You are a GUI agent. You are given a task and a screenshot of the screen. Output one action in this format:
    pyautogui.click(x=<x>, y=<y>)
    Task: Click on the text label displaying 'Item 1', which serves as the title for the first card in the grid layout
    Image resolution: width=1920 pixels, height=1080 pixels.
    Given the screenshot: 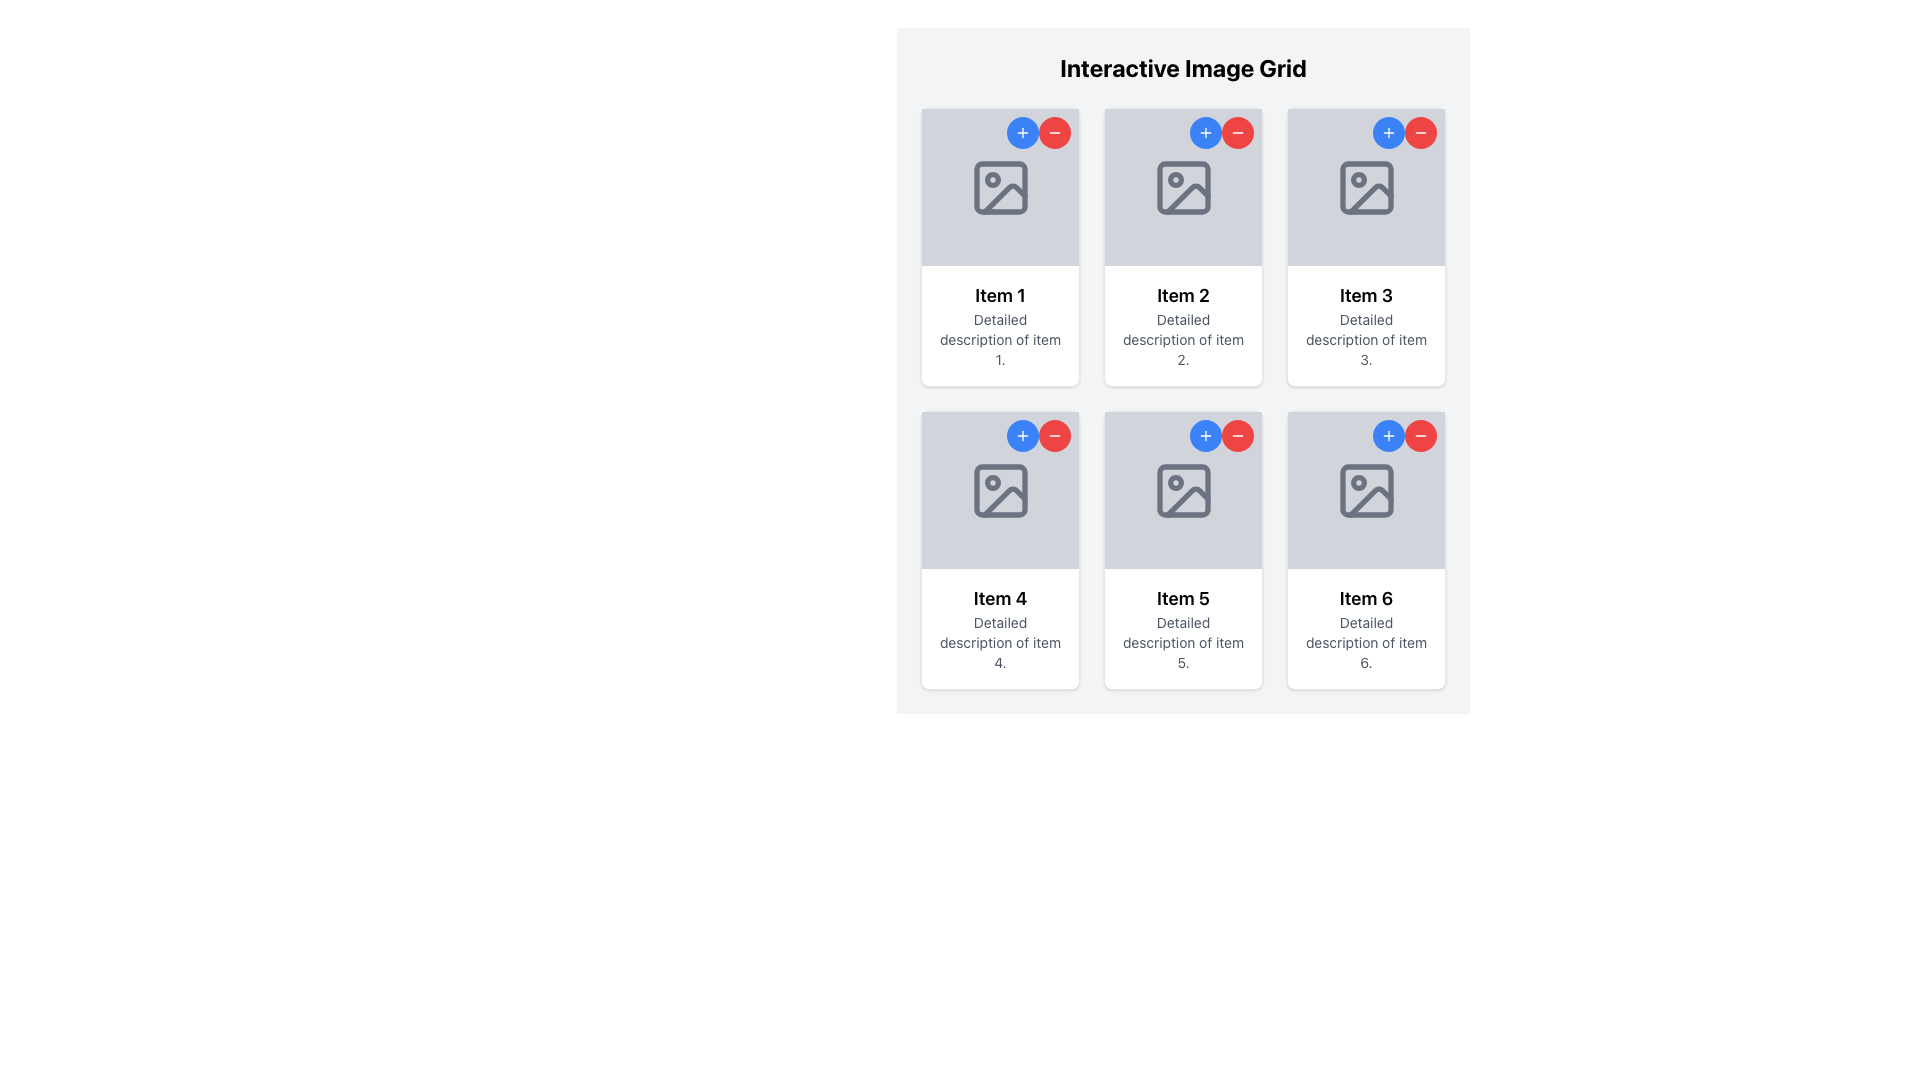 What is the action you would take?
    pyautogui.click(x=1000, y=296)
    